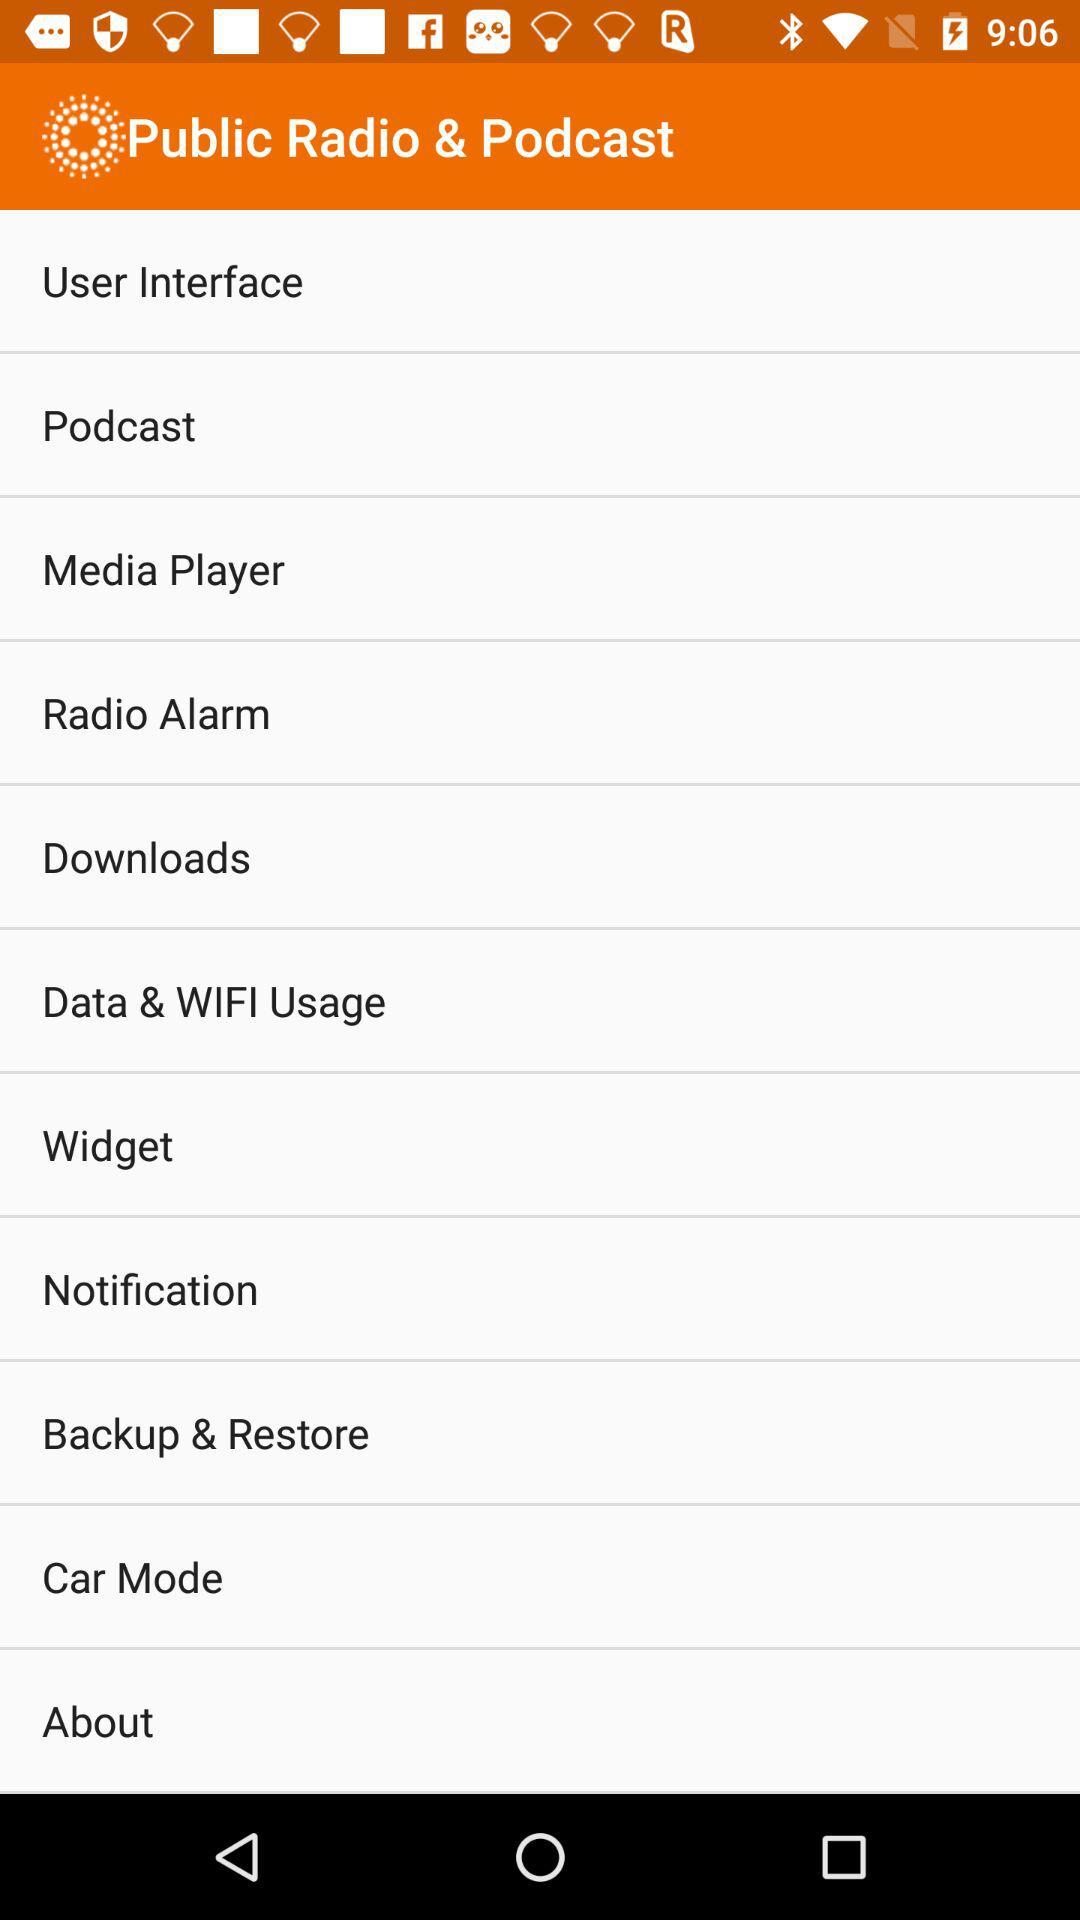  Describe the element at coordinates (171, 279) in the screenshot. I see `item above the podcast app` at that location.